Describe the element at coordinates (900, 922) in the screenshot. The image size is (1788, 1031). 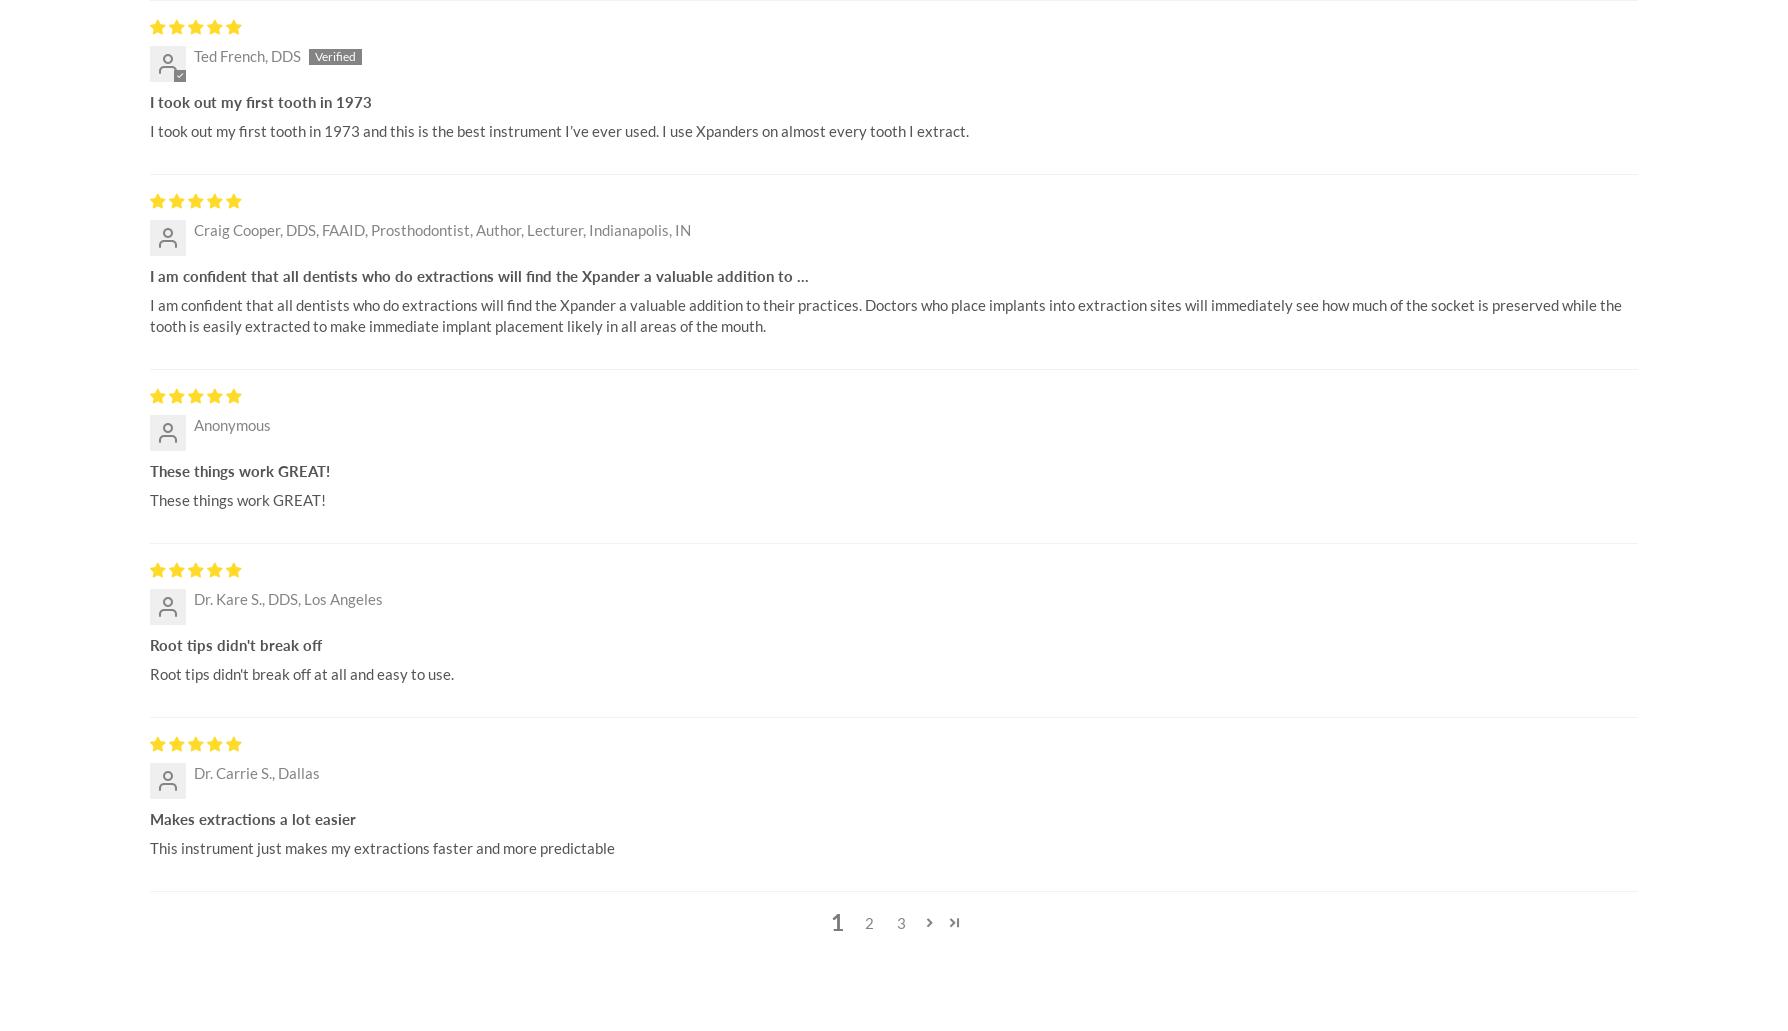
I see `'3'` at that location.